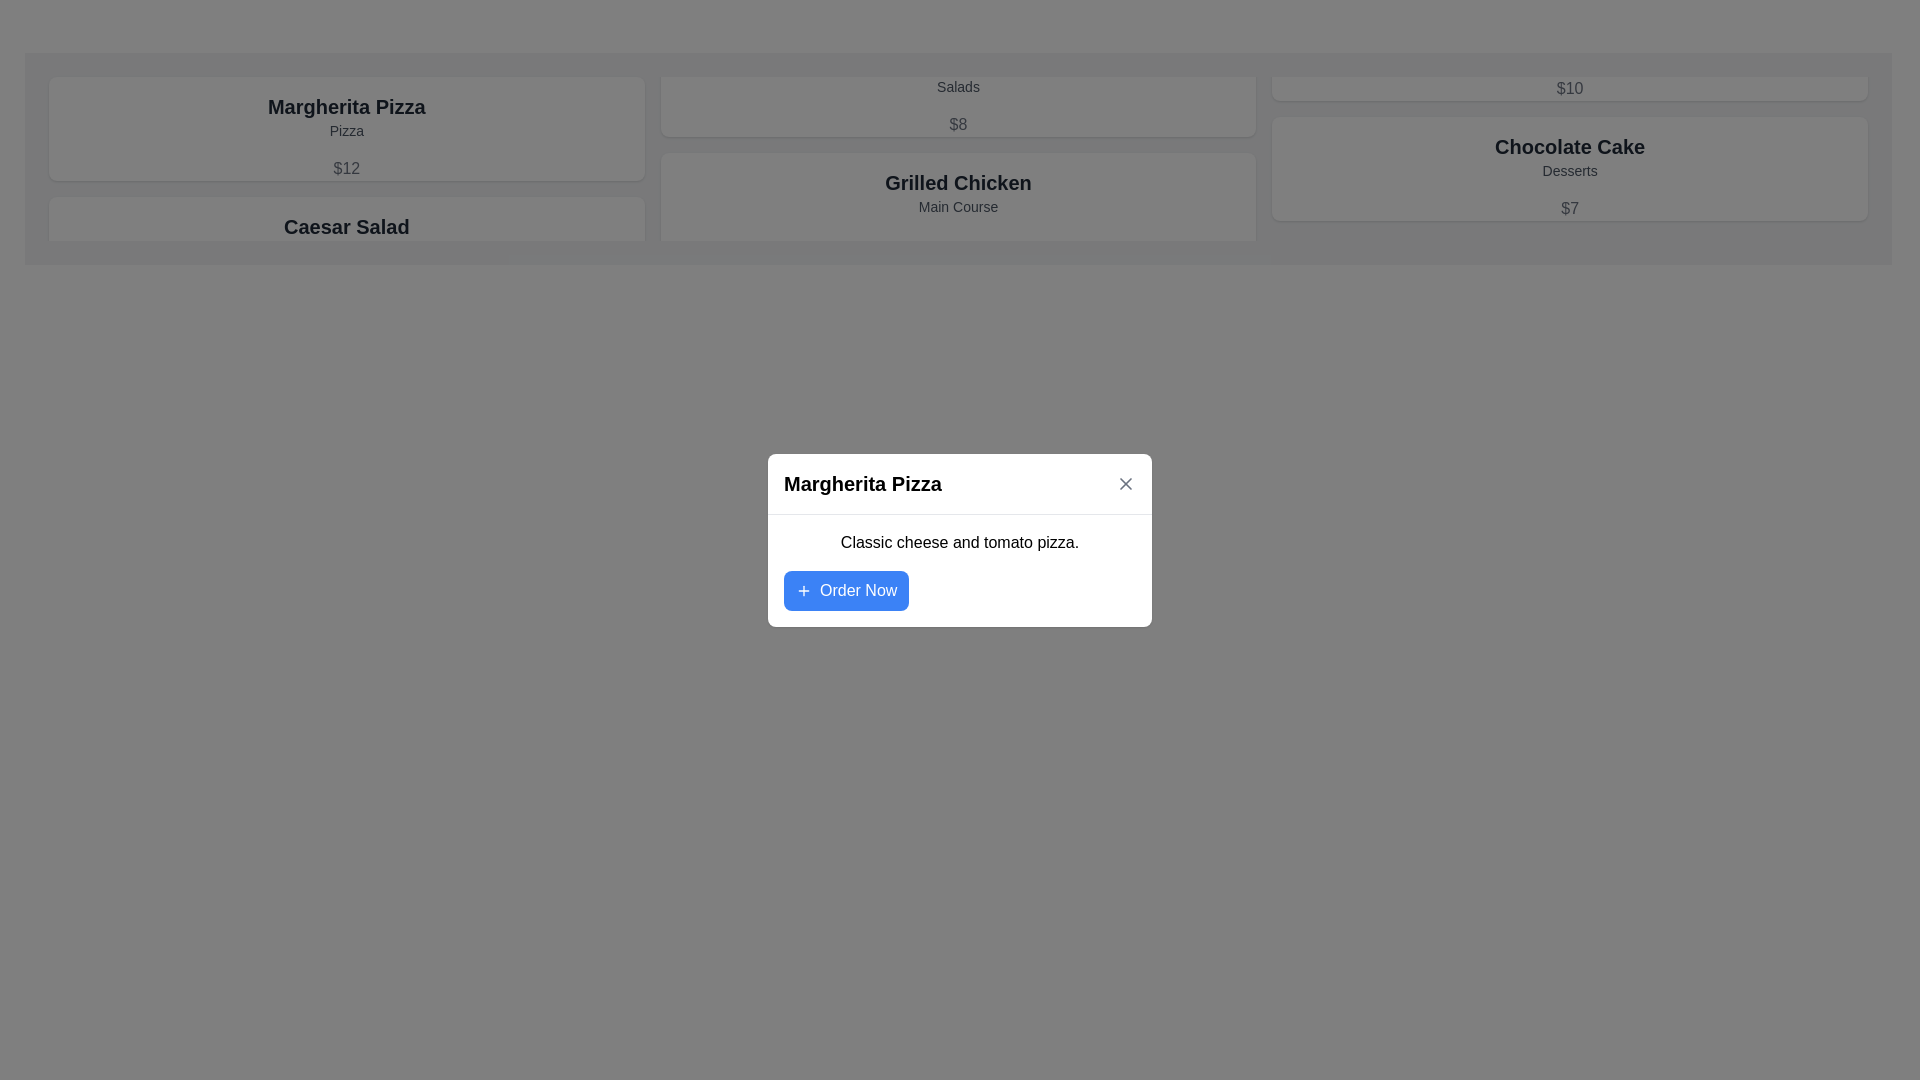 The width and height of the screenshot is (1920, 1080). What do you see at coordinates (804, 589) in the screenshot?
I see `the 'Order Now' button which contains the SVG graphical element representing the action of adding or ordering something for 'Margherita Pizza'` at bounding box center [804, 589].